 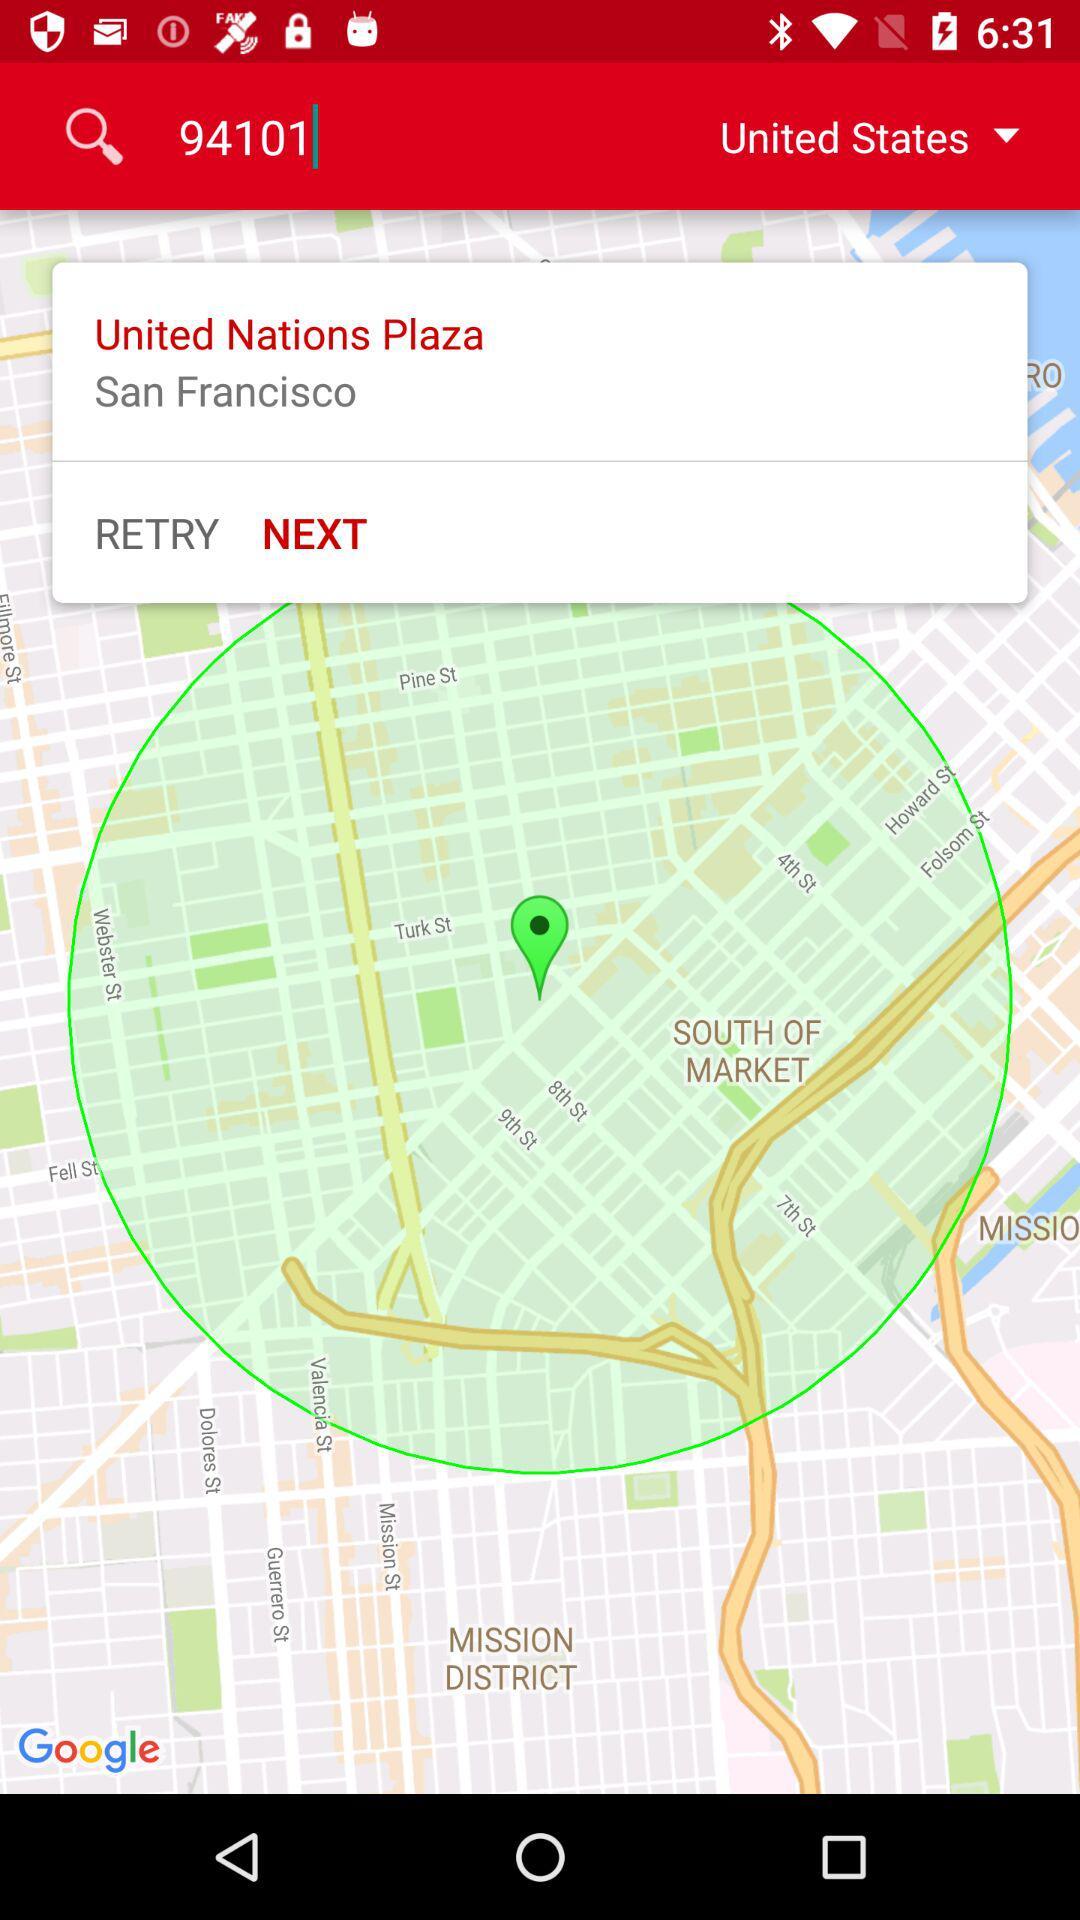 What do you see at coordinates (407, 135) in the screenshot?
I see `item next to the united states` at bounding box center [407, 135].